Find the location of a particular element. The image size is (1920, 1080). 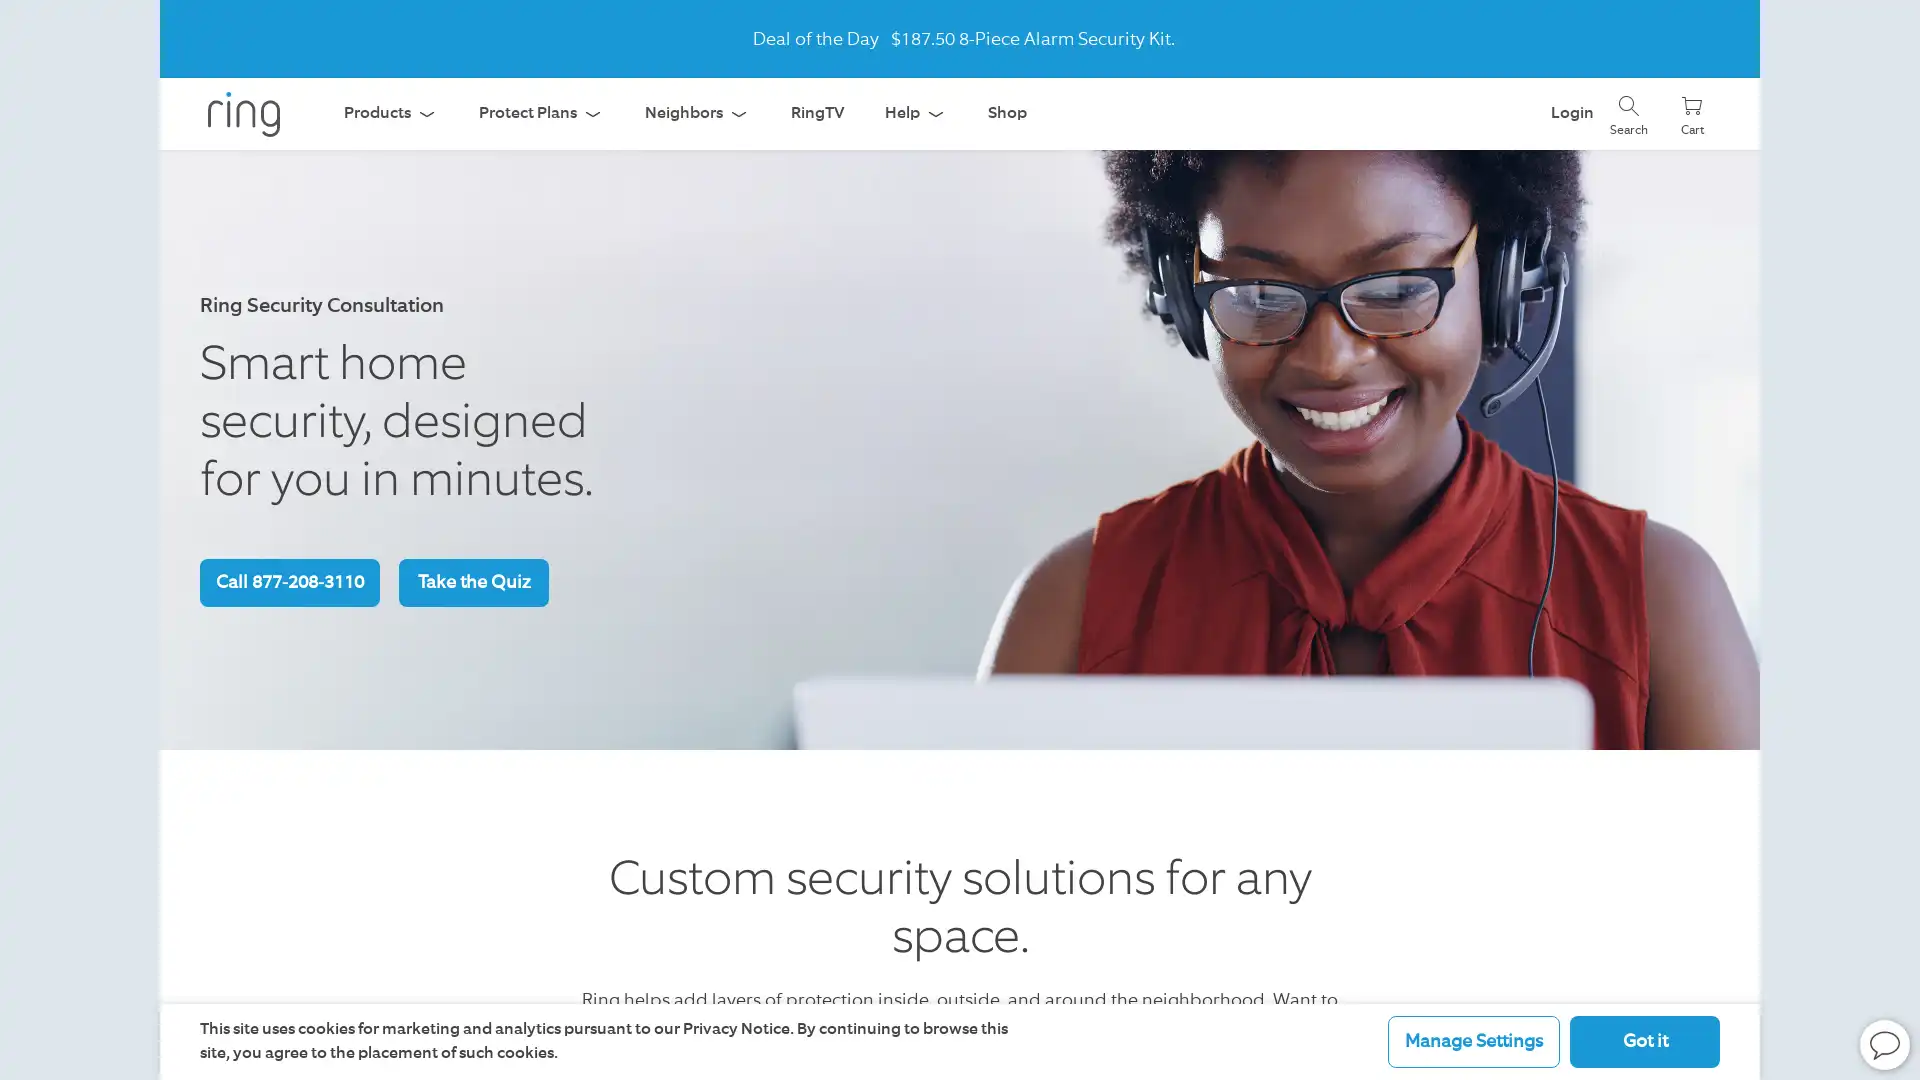

Got it is located at coordinates (1645, 1040).